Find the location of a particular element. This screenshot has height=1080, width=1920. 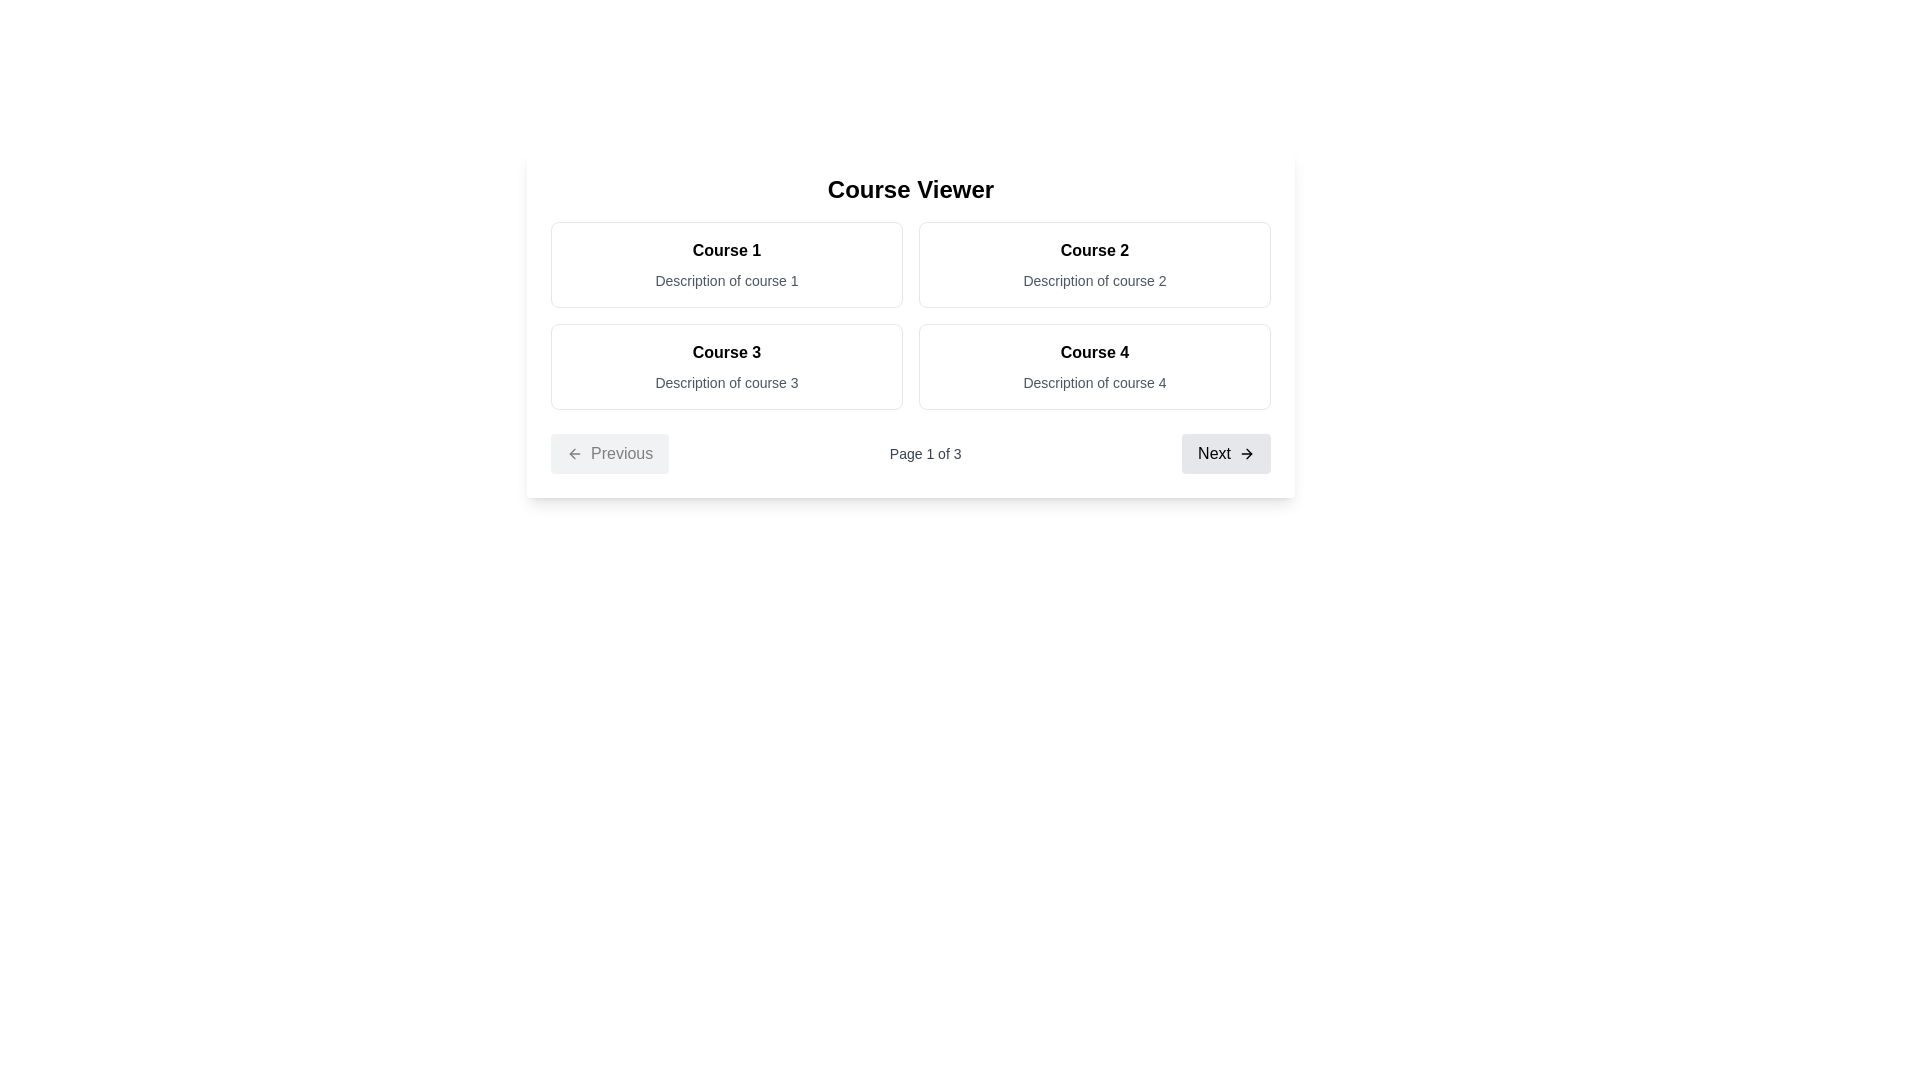

the 'Previous' button in the navigation bar, which has a light gray background, rounded corners, and an arrow icon pointing leftward is located at coordinates (609, 454).